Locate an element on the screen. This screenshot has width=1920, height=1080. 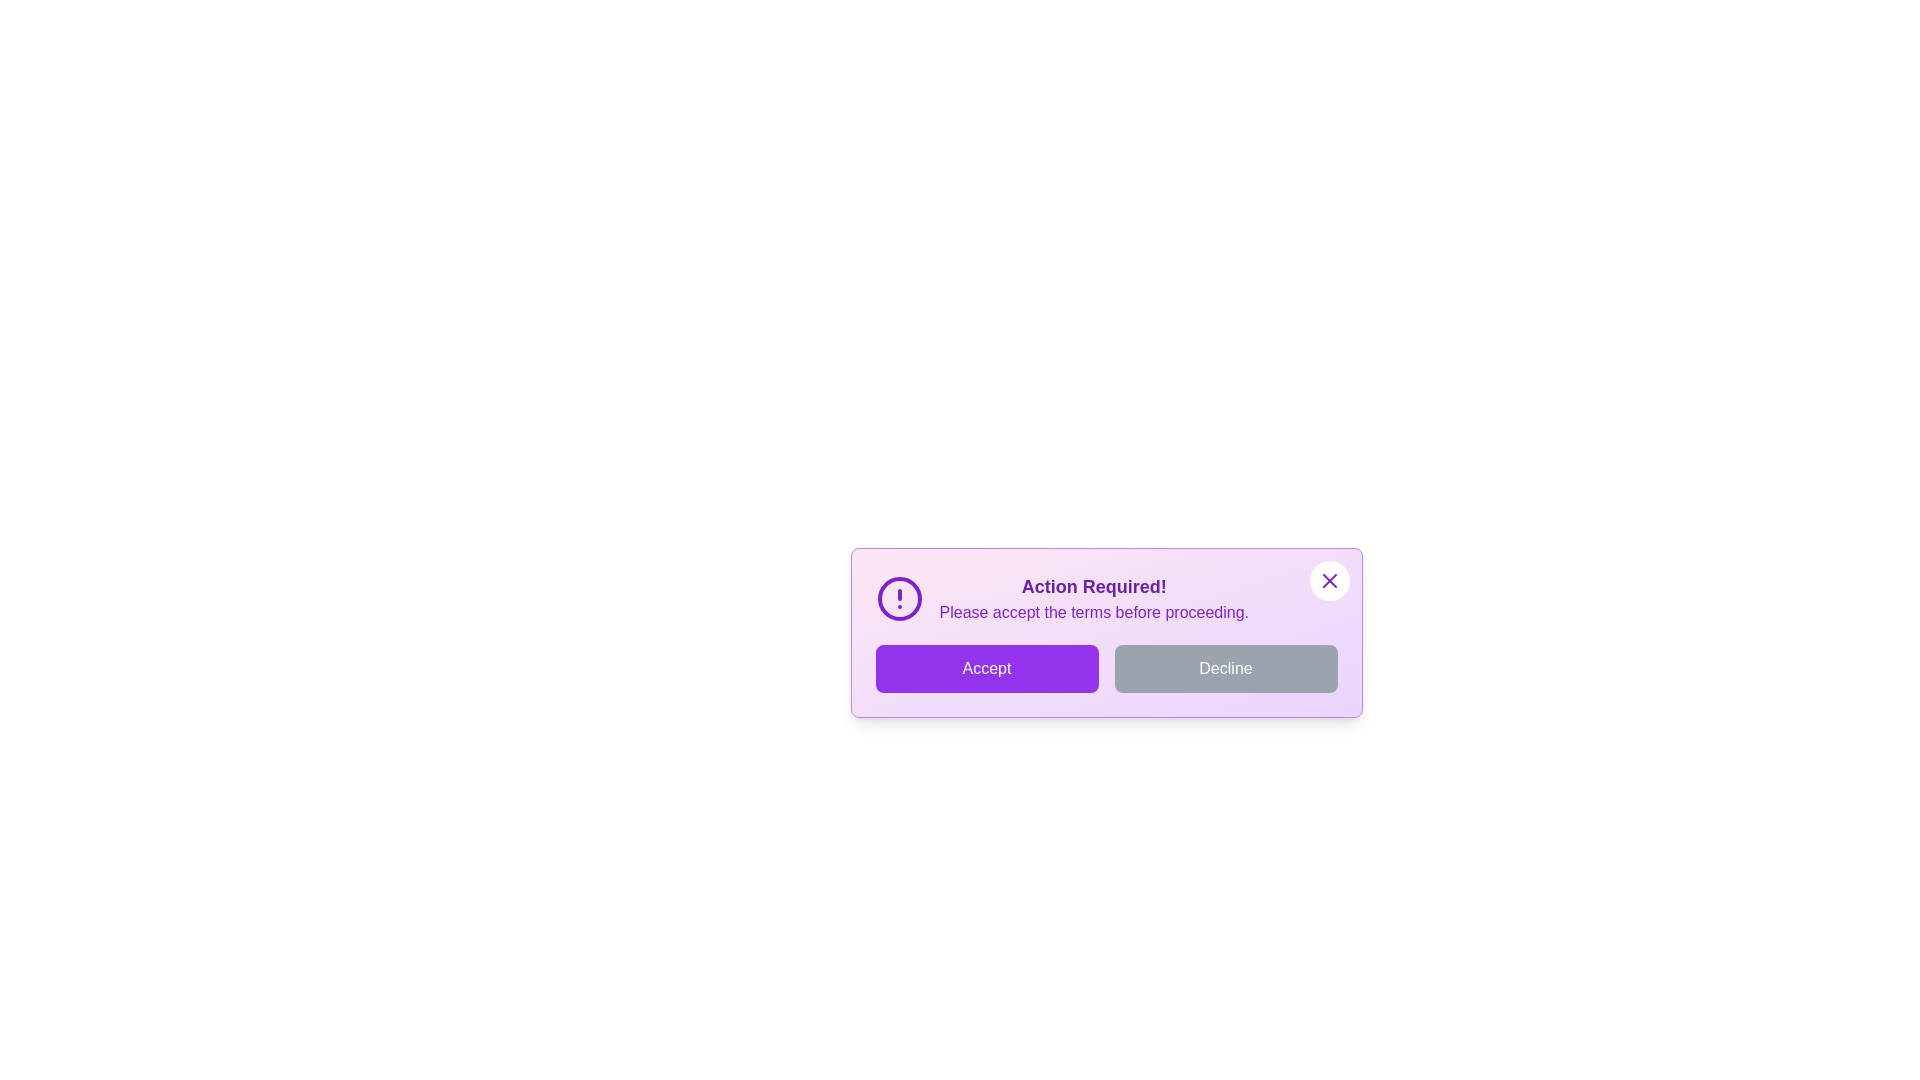
the 'Decline' button is located at coordinates (1224, 668).